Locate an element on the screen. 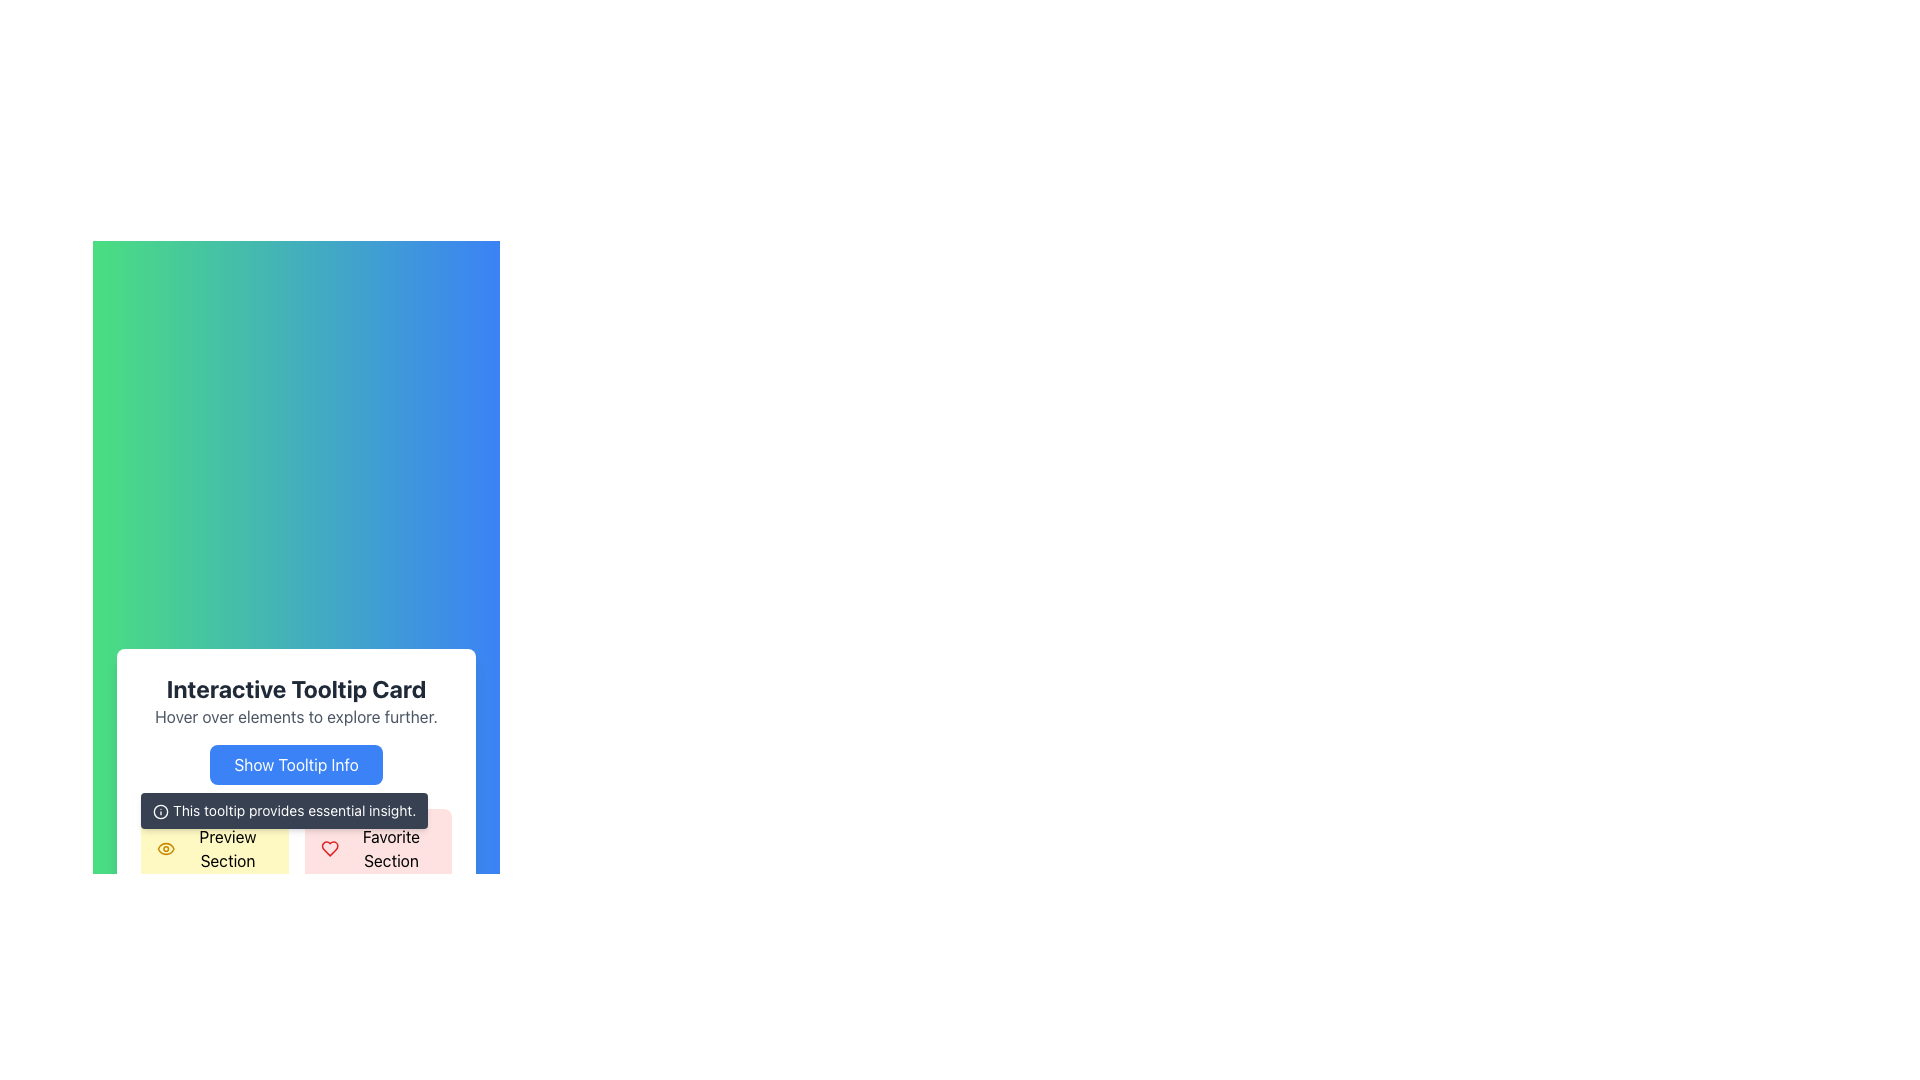 The image size is (1920, 1080). the 'Favorite Section' button located in the right column of the two-column grid layout to trigger the tooltip is located at coordinates (378, 848).